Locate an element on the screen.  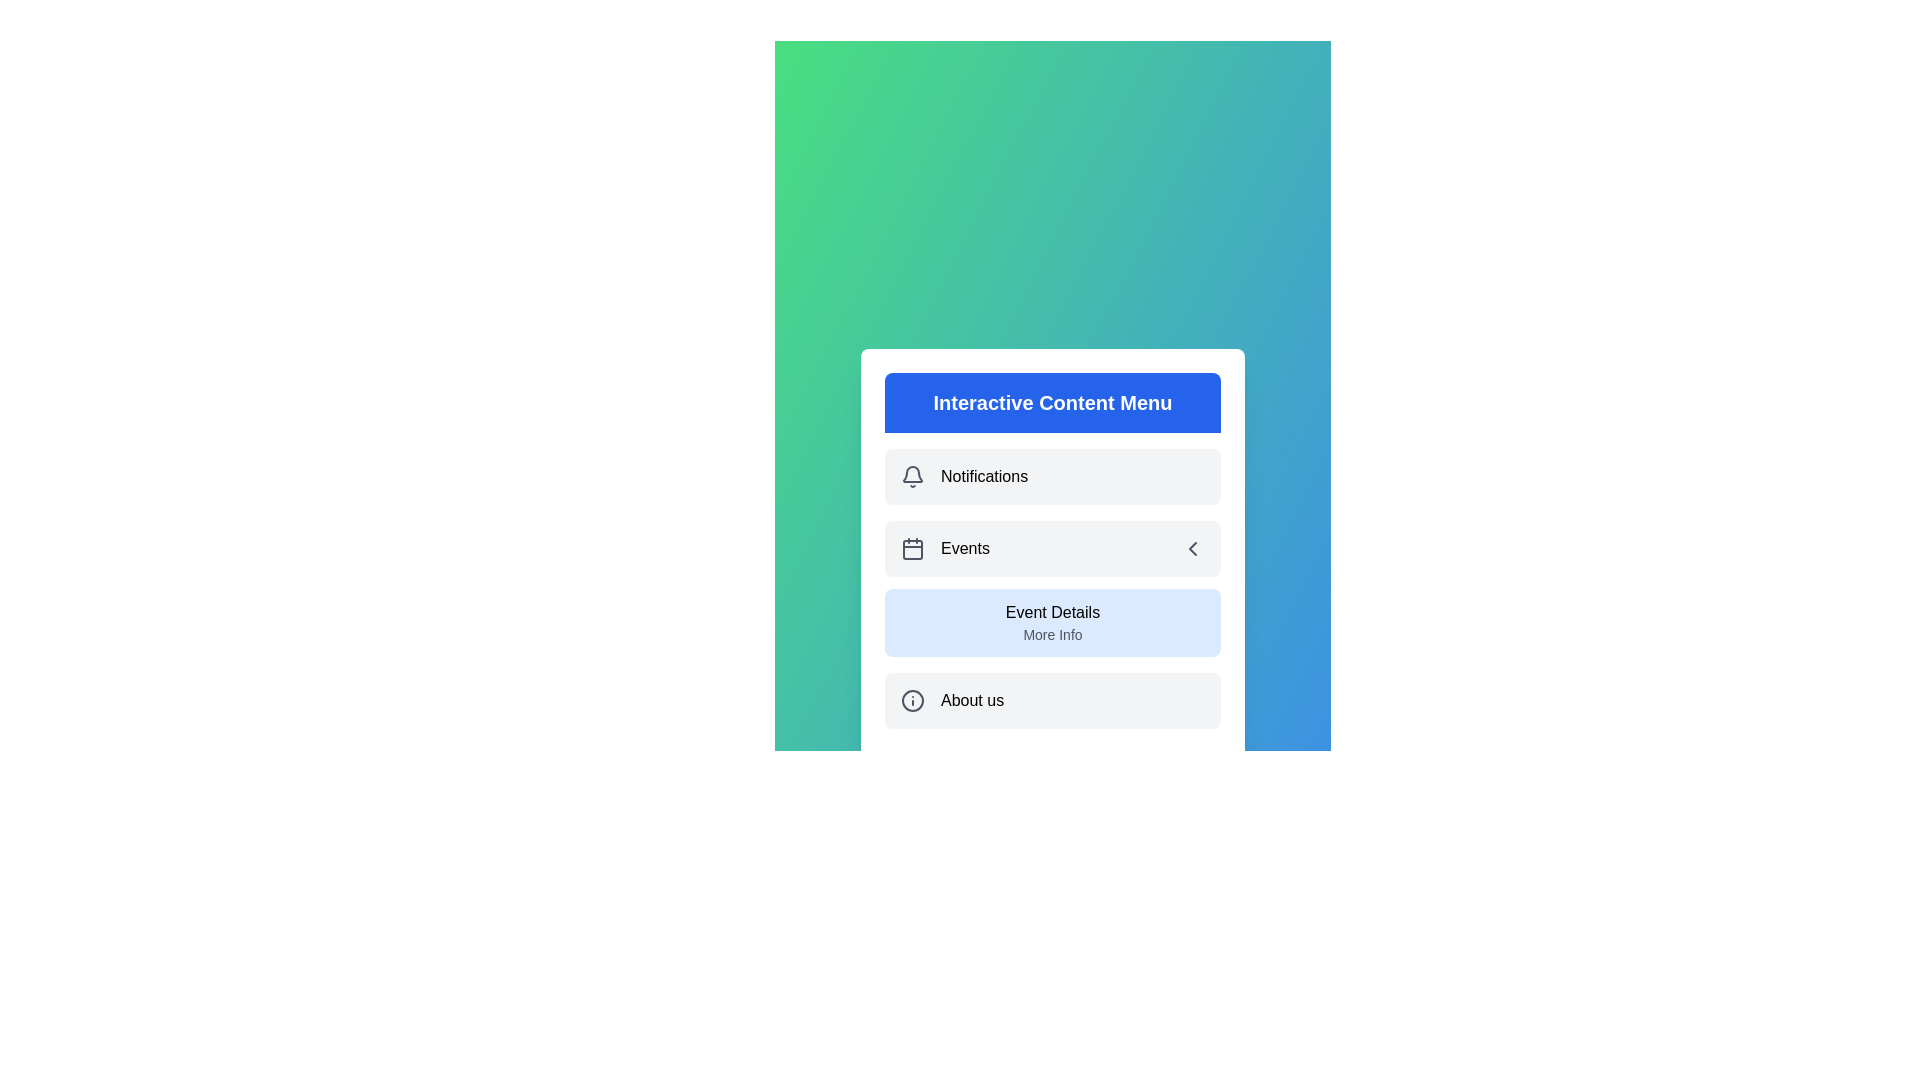
the submenu option Event Details under 'Events' is located at coordinates (1051, 612).